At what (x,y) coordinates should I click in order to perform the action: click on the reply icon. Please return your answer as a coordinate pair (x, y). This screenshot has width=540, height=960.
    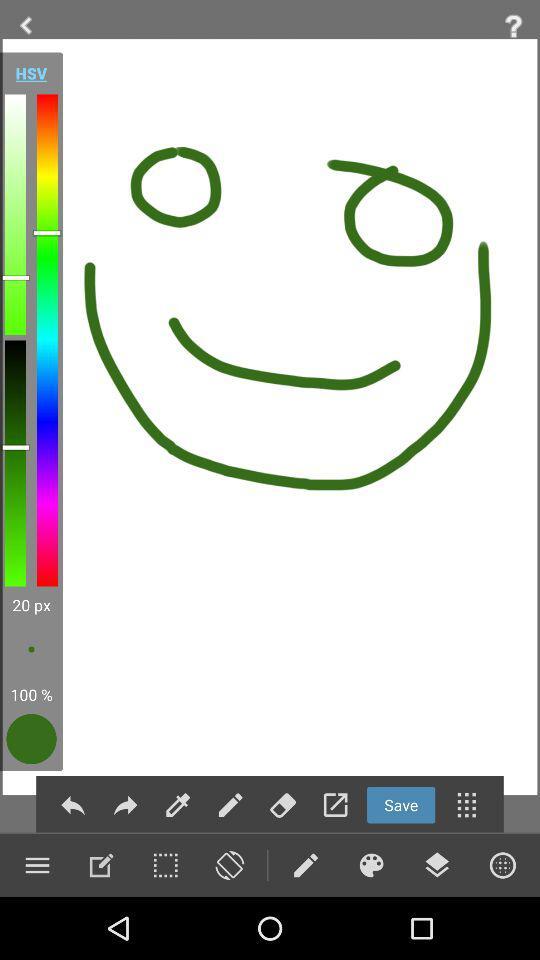
    Looking at the image, I should click on (72, 805).